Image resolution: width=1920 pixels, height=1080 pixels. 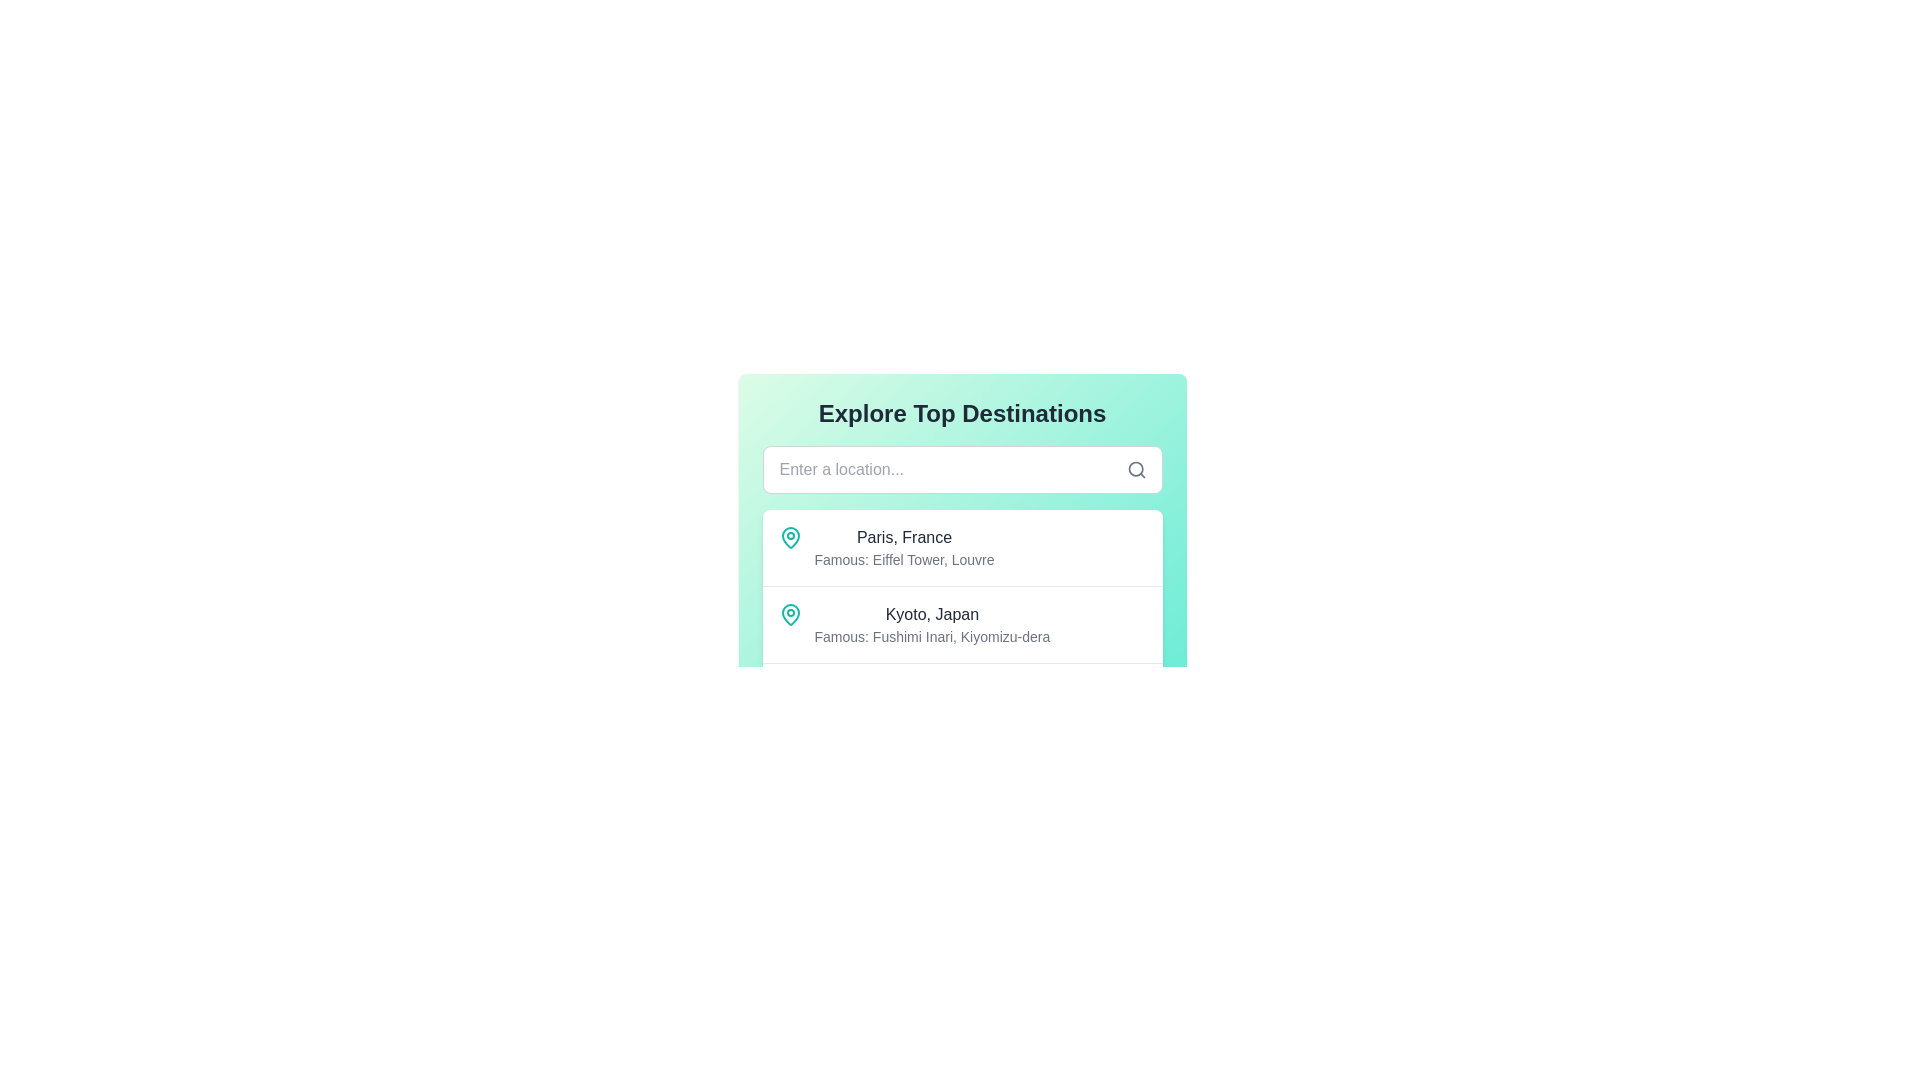 I want to click on the map pin icon located next to 'Kyoto, Japan' in the 'Explore Top Destinations' section, so click(x=789, y=613).